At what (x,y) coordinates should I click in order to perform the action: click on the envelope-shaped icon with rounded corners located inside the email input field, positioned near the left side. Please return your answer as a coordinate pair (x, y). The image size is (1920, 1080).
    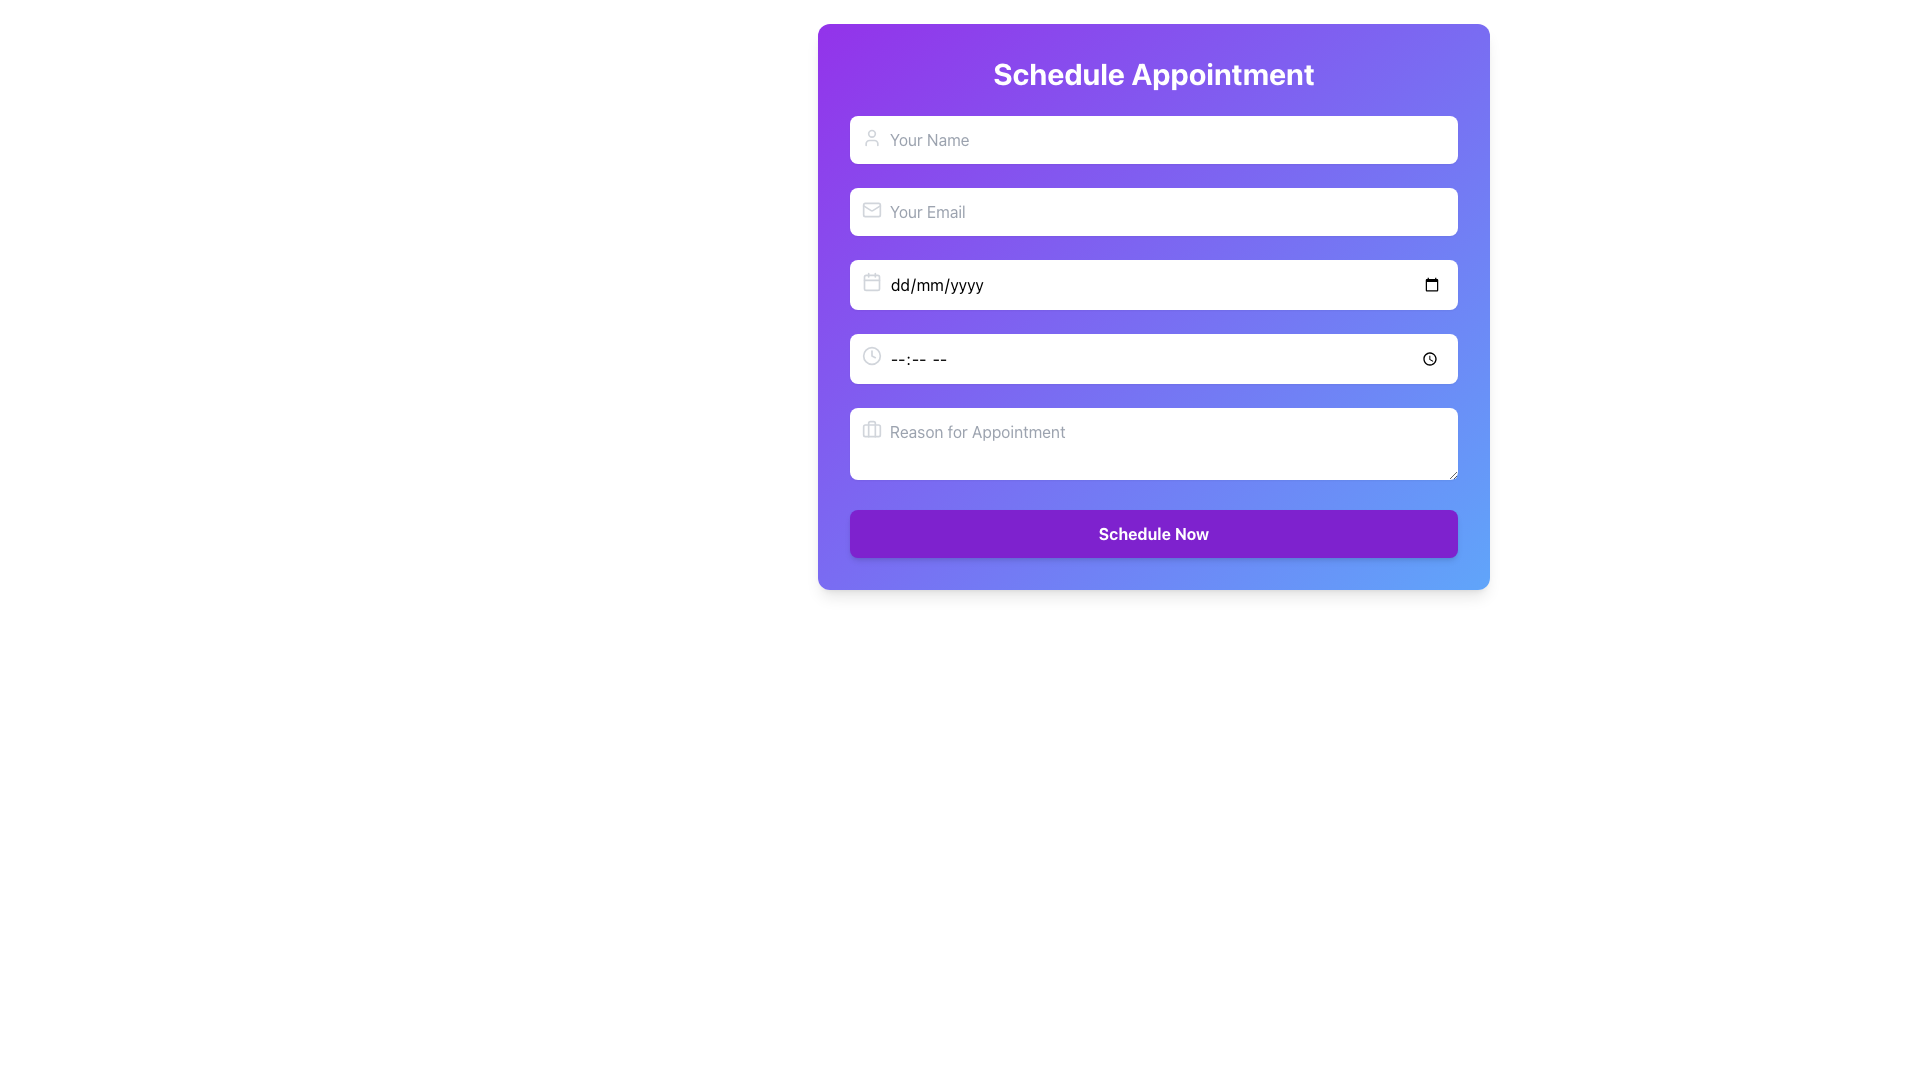
    Looking at the image, I should click on (872, 209).